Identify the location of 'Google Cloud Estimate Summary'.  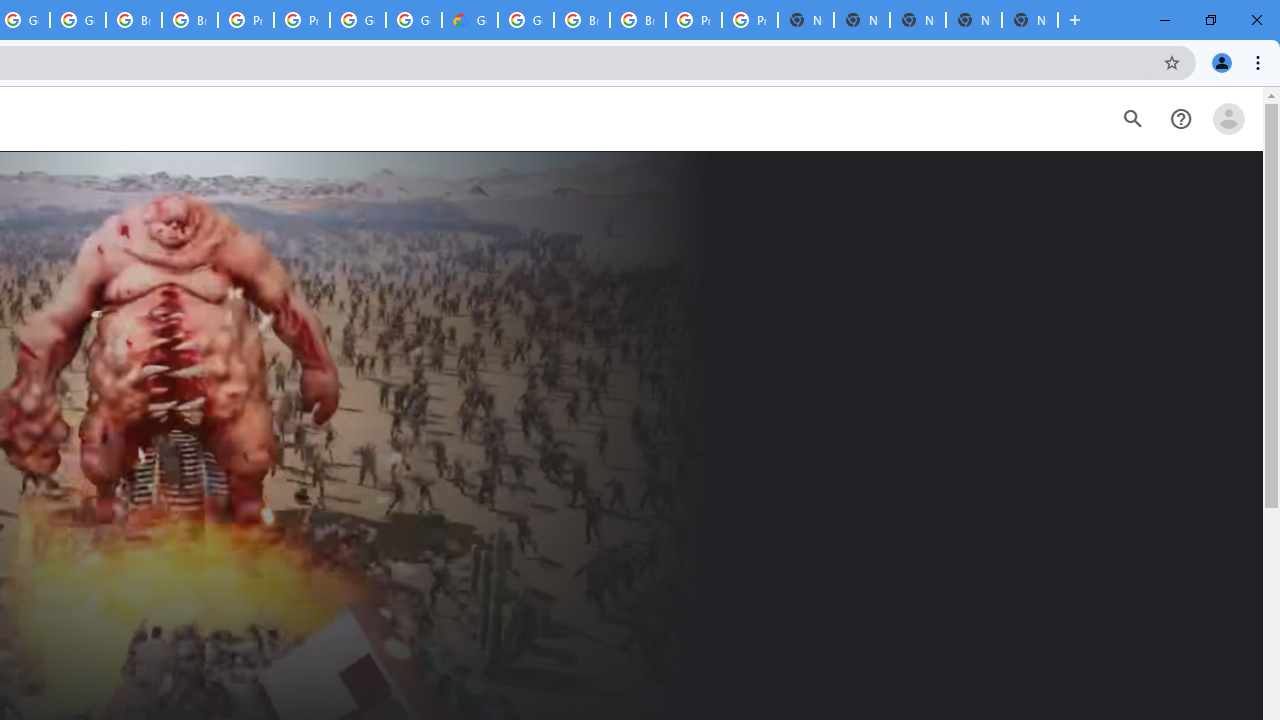
(468, 20).